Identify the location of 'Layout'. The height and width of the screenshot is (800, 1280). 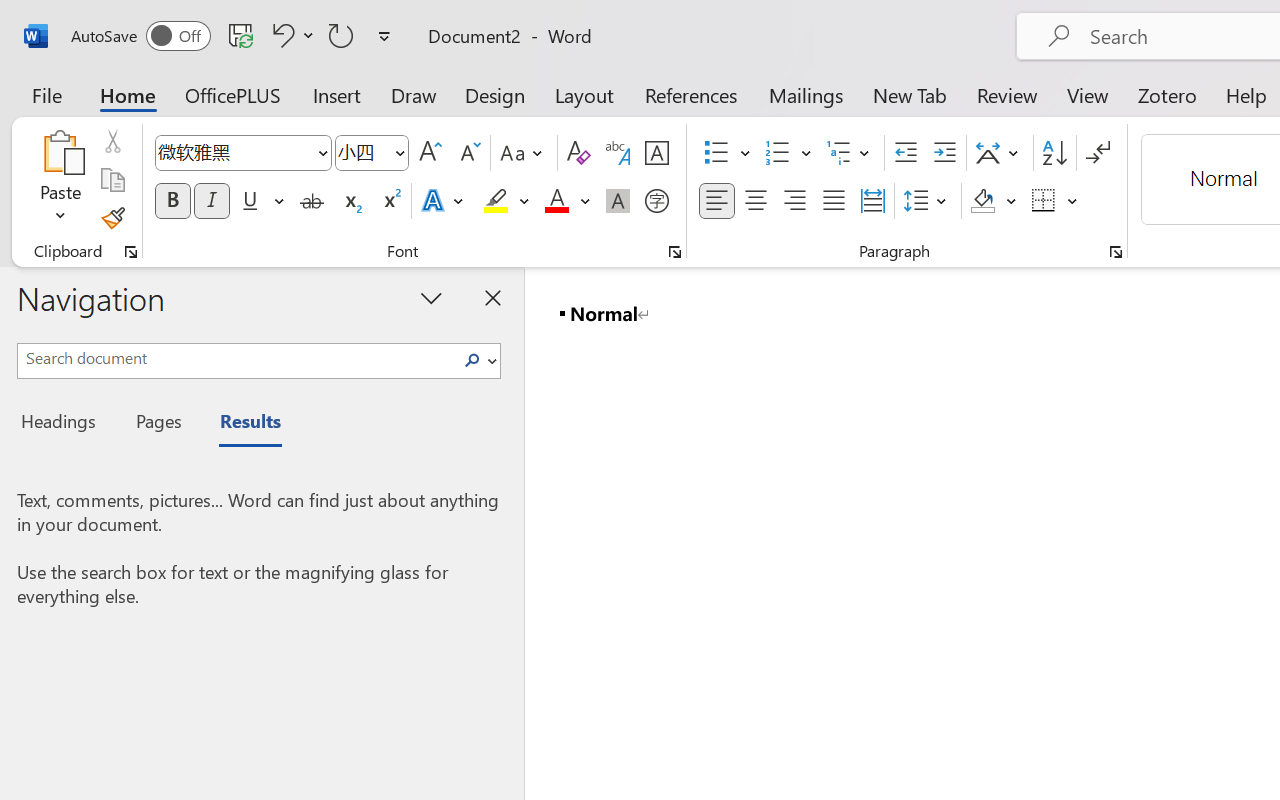
(583, 94).